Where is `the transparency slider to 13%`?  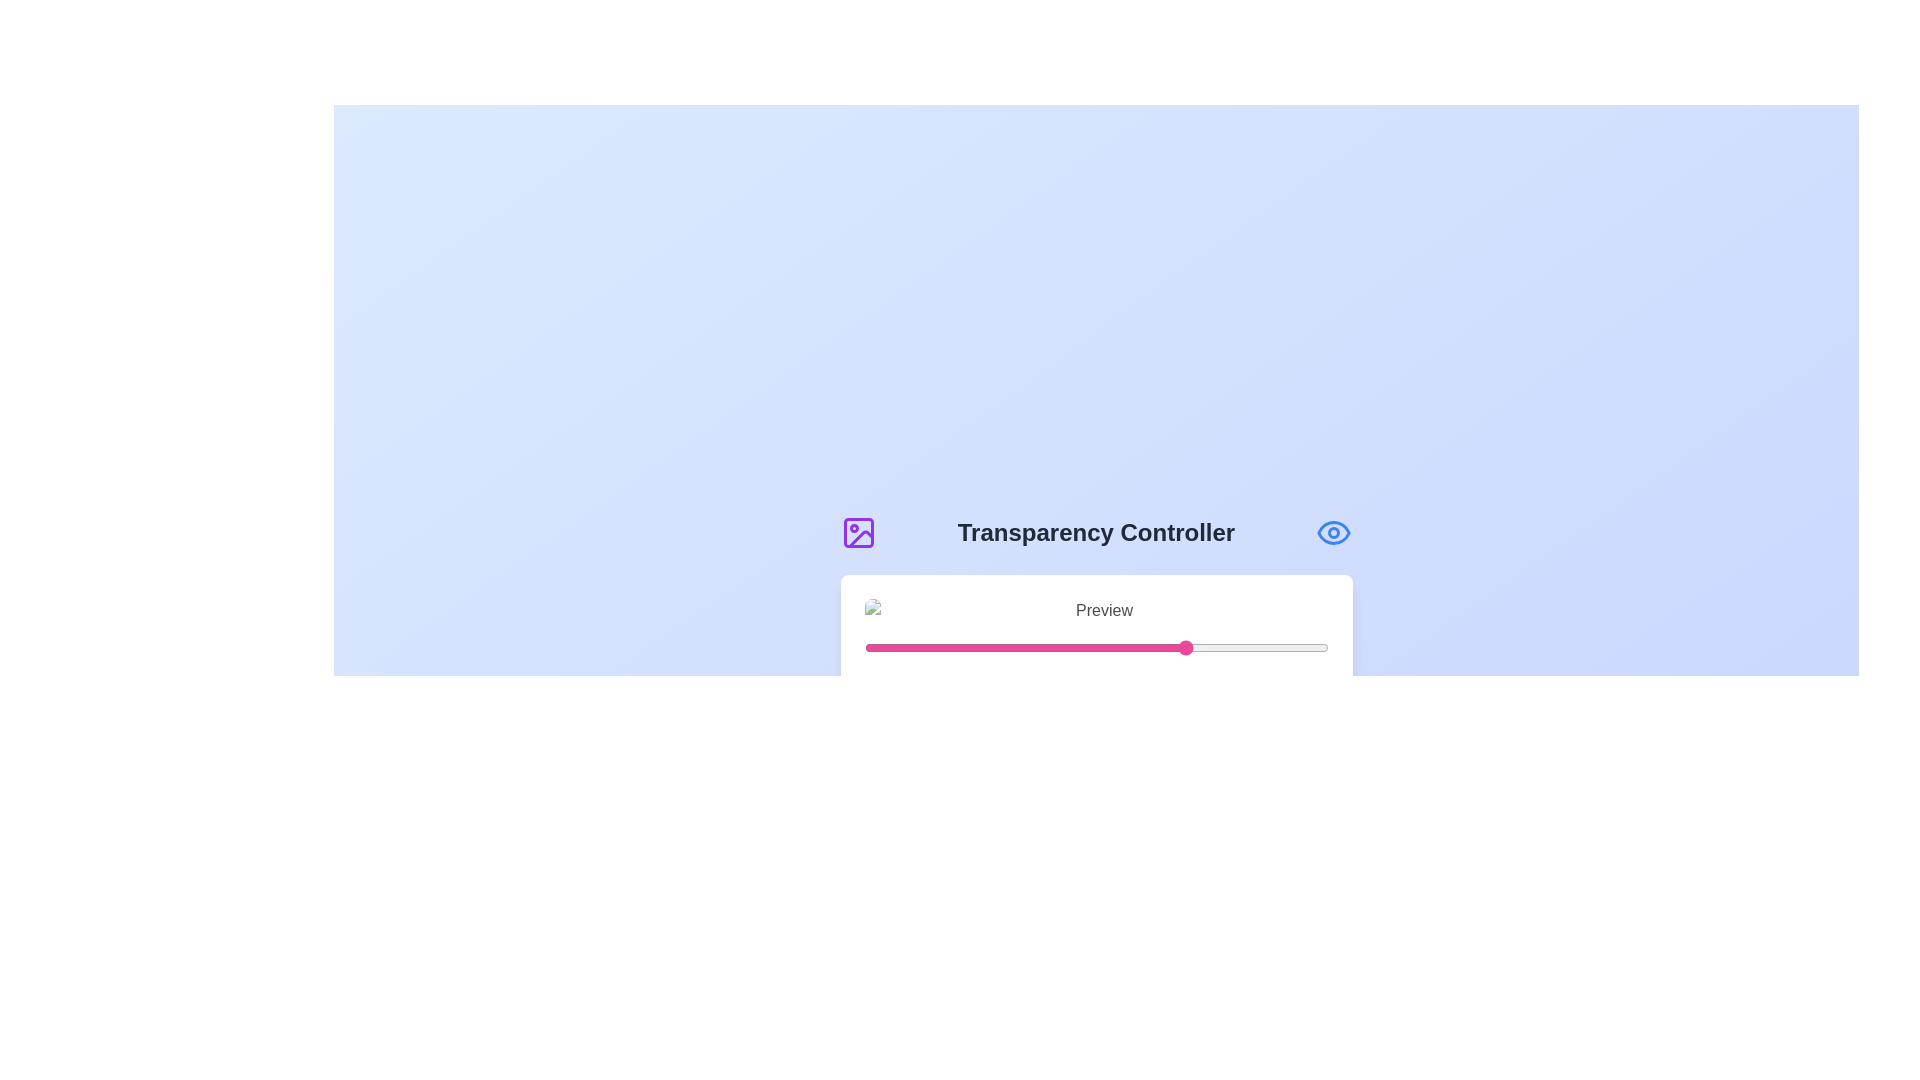 the transparency slider to 13% is located at coordinates (923, 648).